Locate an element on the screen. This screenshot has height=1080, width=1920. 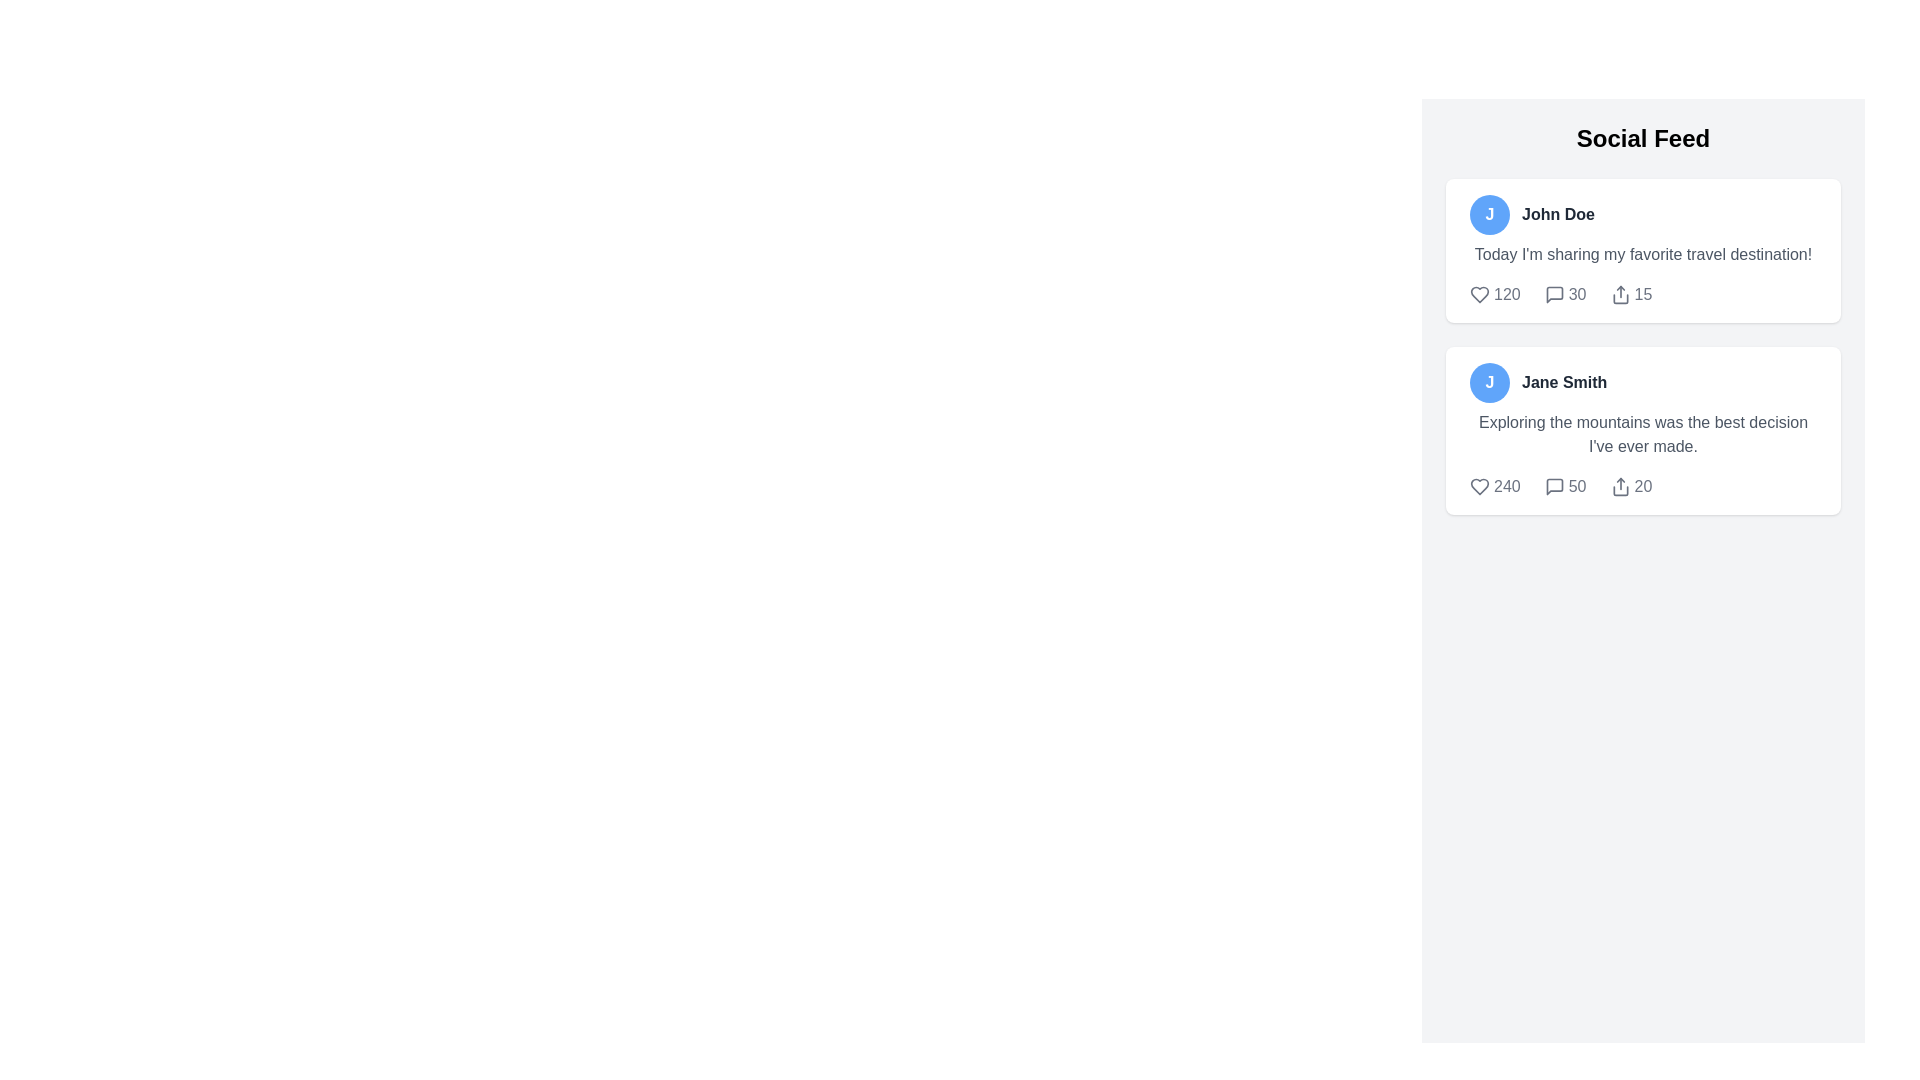
the heart-shaped 'like' button located at the leftmost position in the row of interactive icons in the first post block of the 'Social Feed' section is located at coordinates (1479, 294).